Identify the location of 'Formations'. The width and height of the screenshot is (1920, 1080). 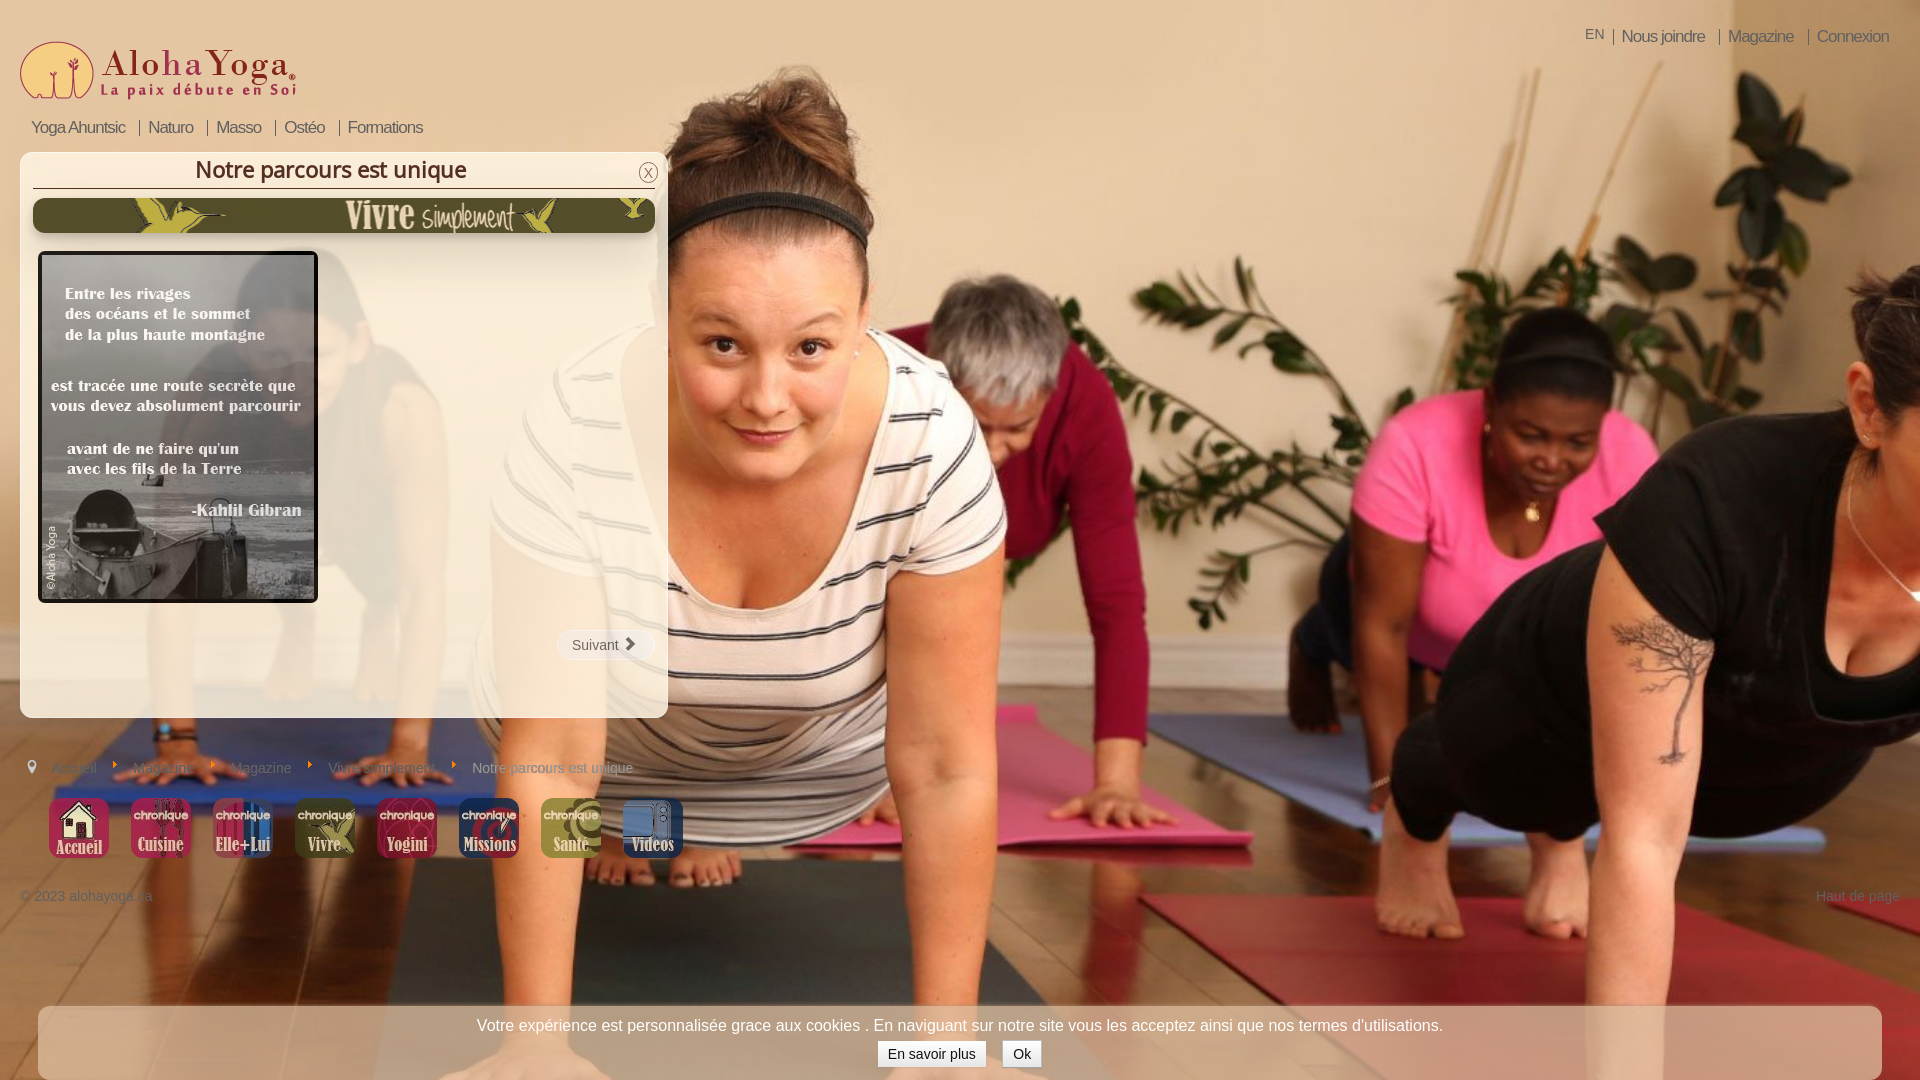
(384, 127).